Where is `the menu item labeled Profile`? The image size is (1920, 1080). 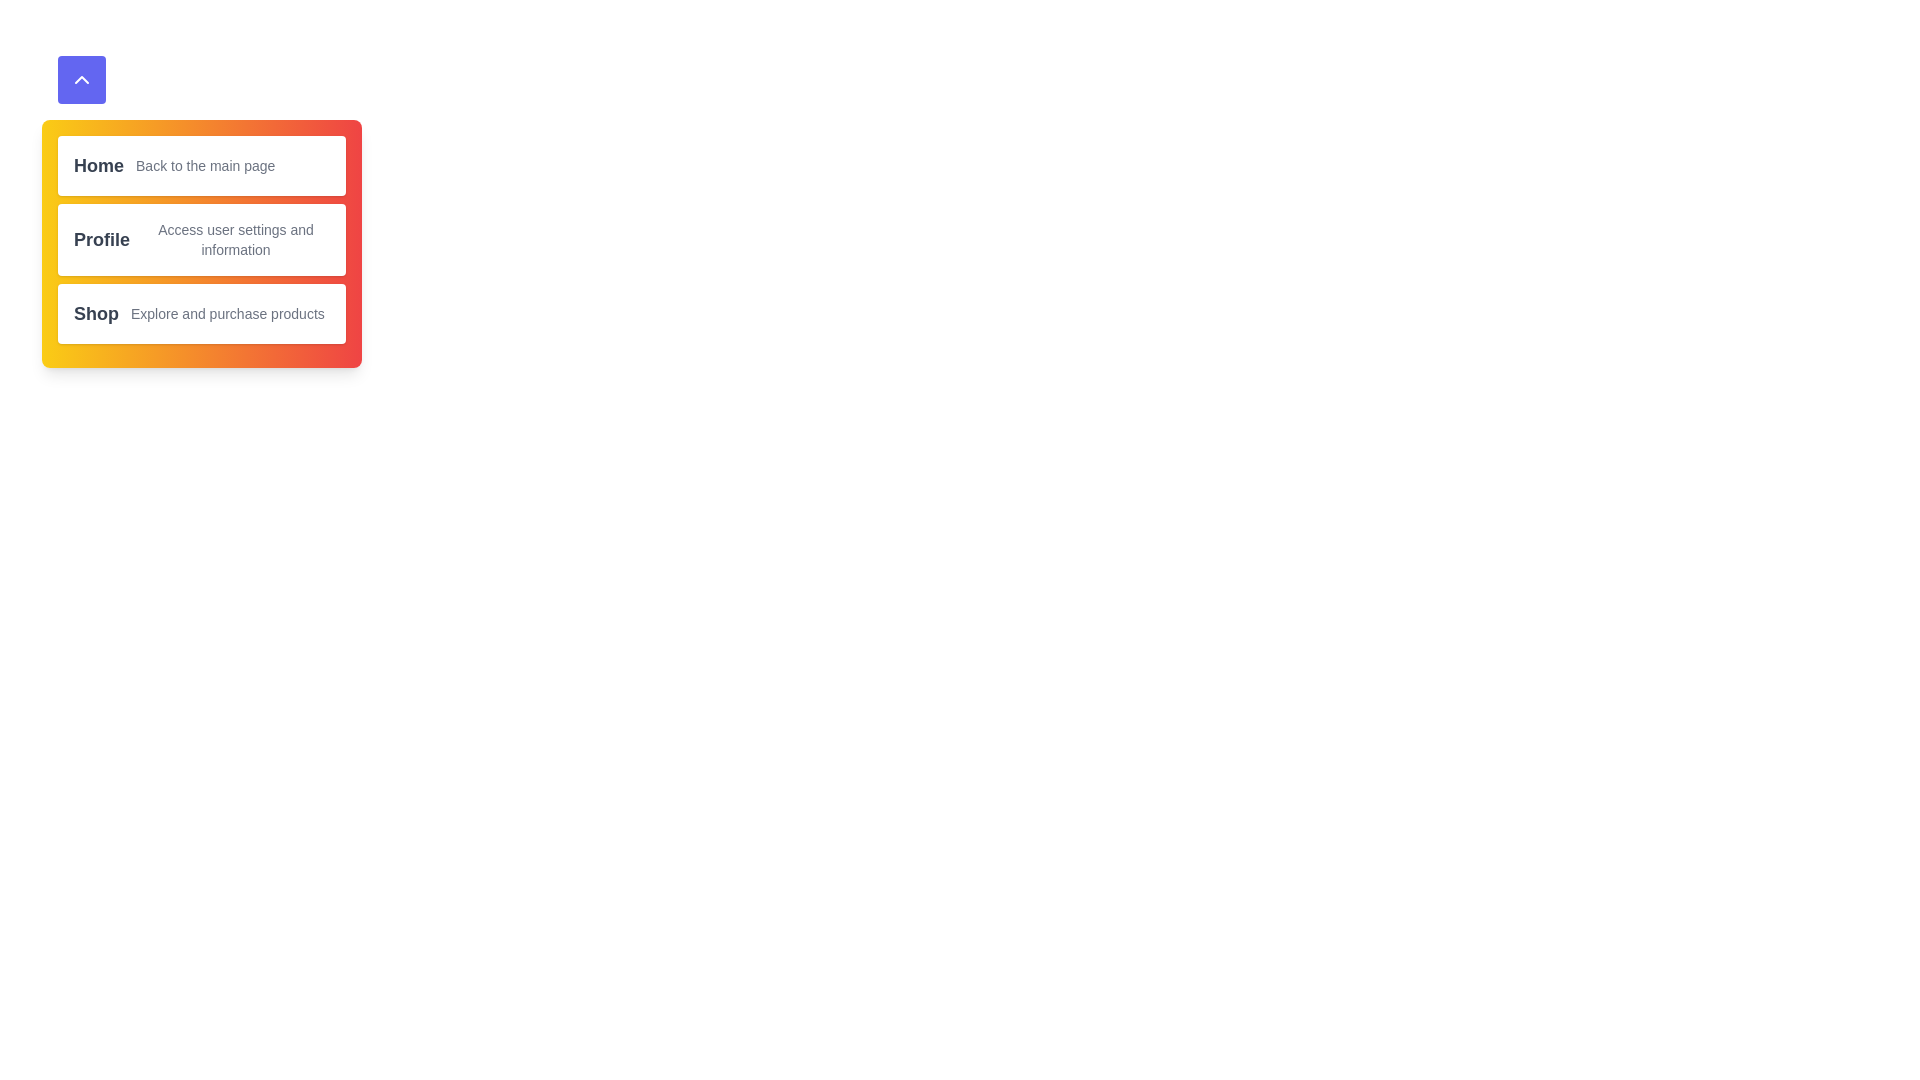
the menu item labeled Profile is located at coordinates (100, 238).